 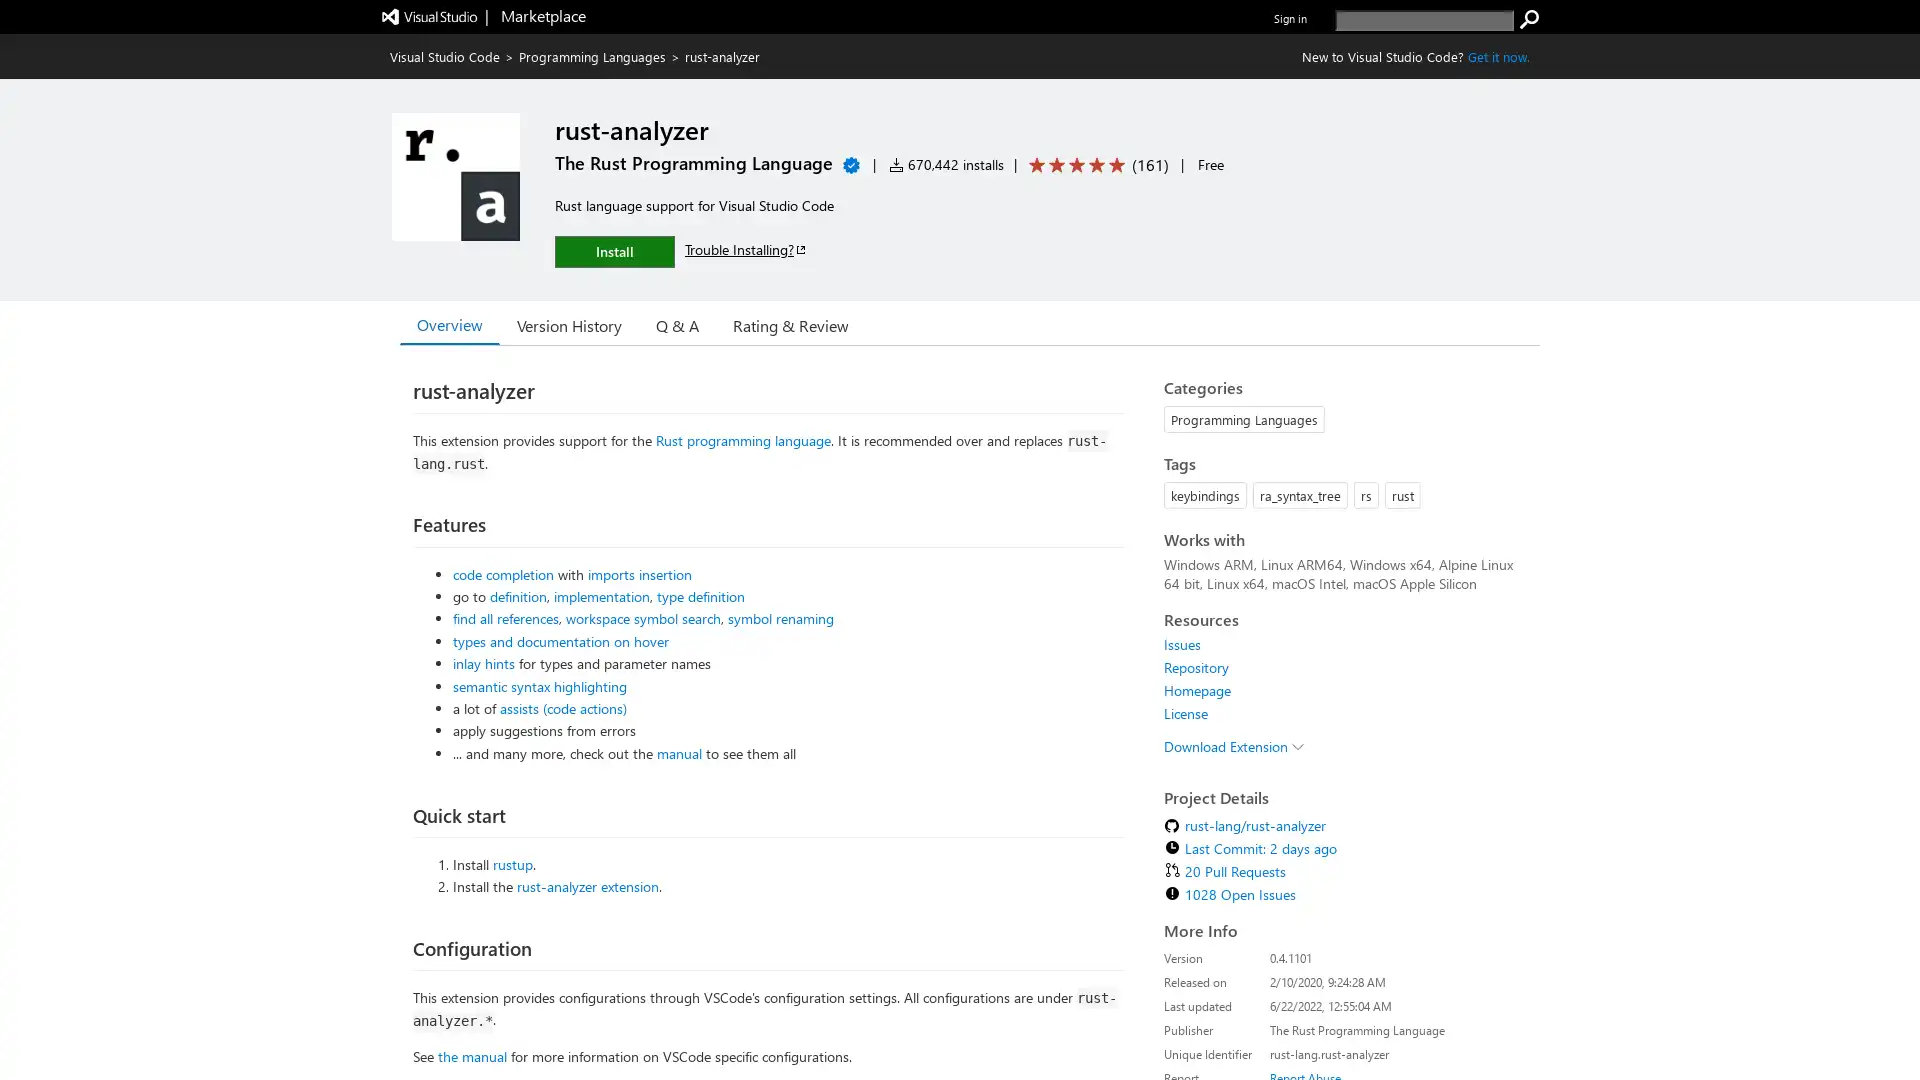 What do you see at coordinates (677, 323) in the screenshot?
I see `Q & A` at bounding box center [677, 323].